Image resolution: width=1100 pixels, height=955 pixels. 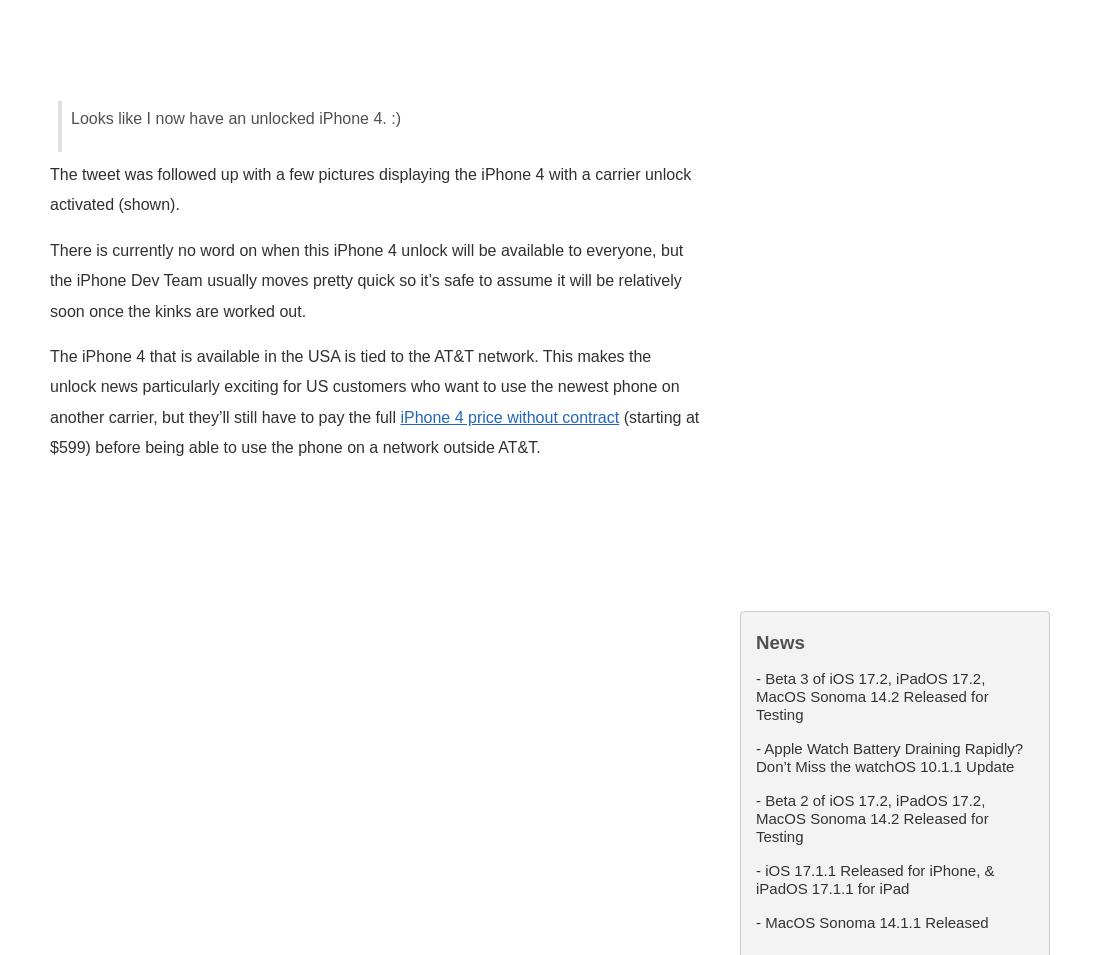 I want to click on 'MacOS Sonoma 14.1.1 Released', so click(x=875, y=921).